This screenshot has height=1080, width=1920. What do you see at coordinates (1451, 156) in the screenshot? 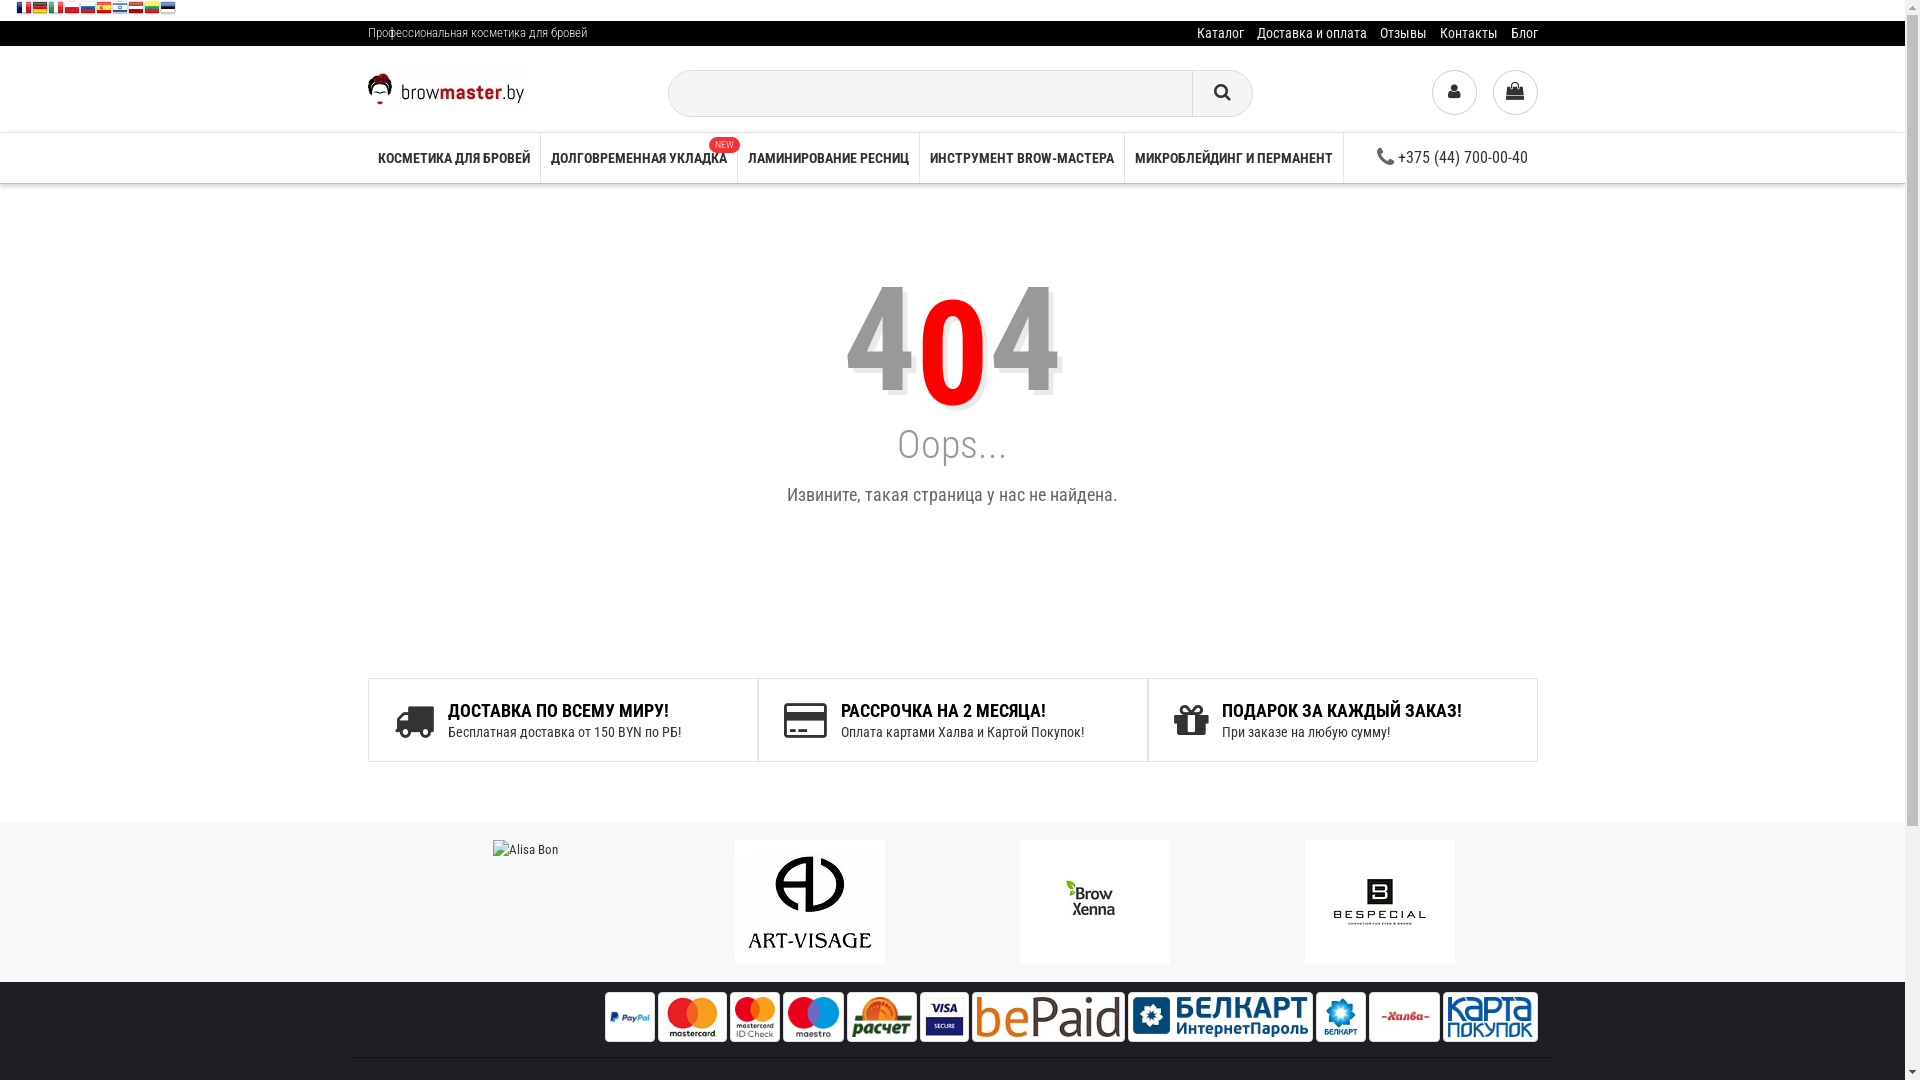
I see `'+375 (44) 700-00-40'` at bounding box center [1451, 156].